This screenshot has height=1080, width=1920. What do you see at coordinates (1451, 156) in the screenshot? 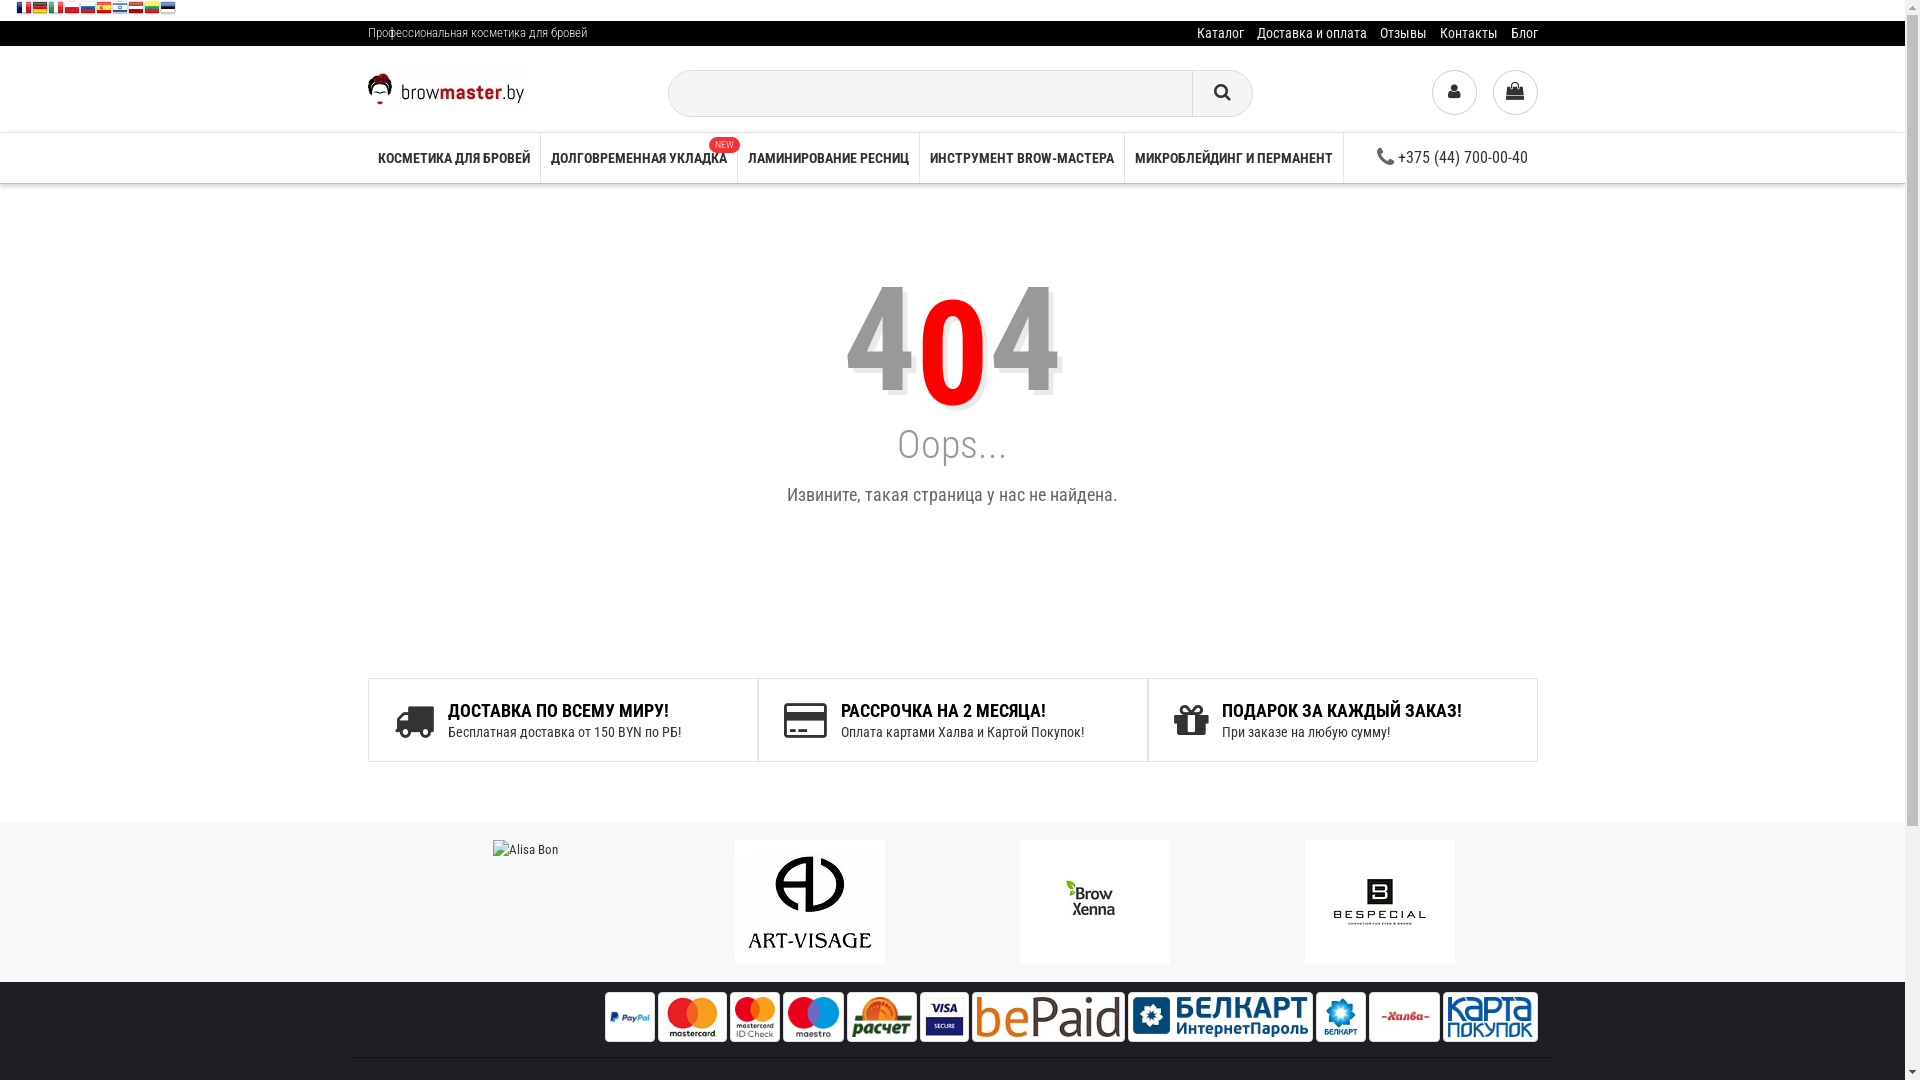
I see `'+375 (44) 700-00-40'` at bounding box center [1451, 156].